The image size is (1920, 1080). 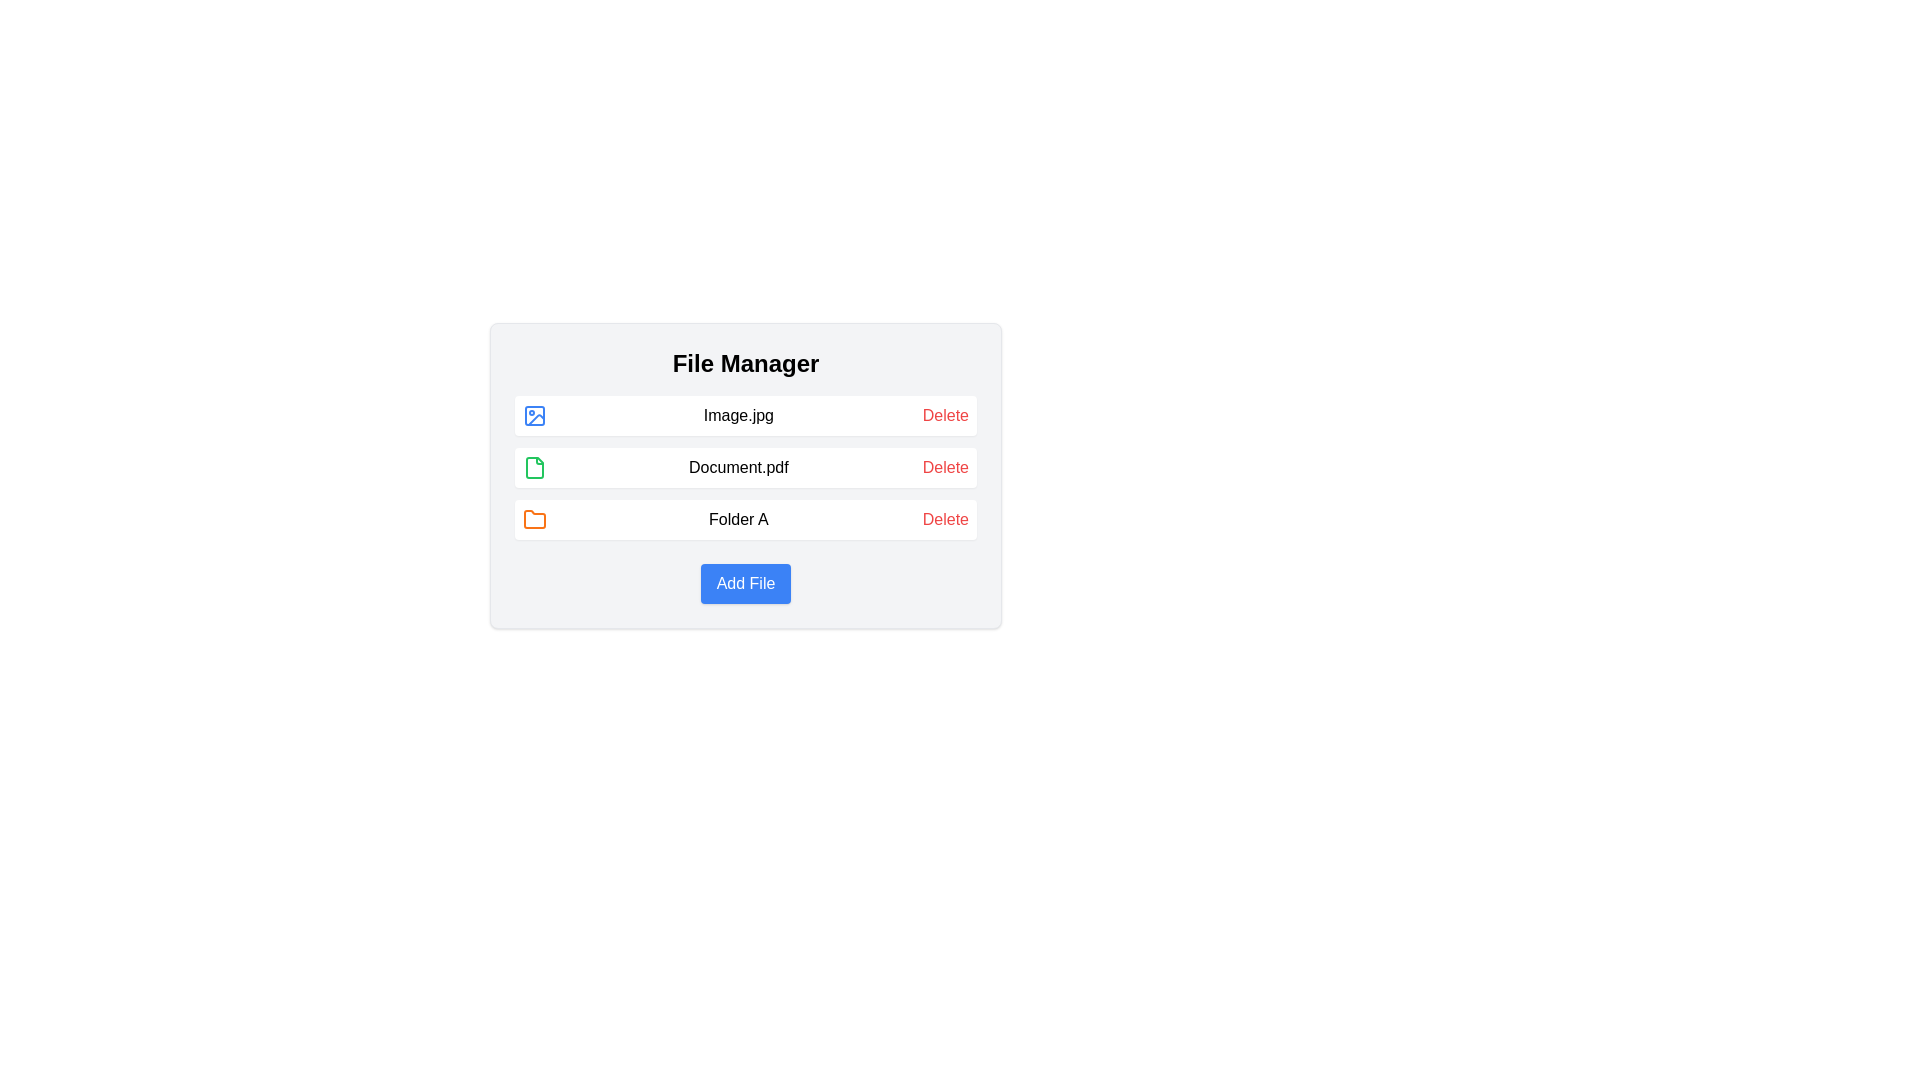 What do you see at coordinates (534, 467) in the screenshot?
I see `the second icon representing a file in the file manager` at bounding box center [534, 467].